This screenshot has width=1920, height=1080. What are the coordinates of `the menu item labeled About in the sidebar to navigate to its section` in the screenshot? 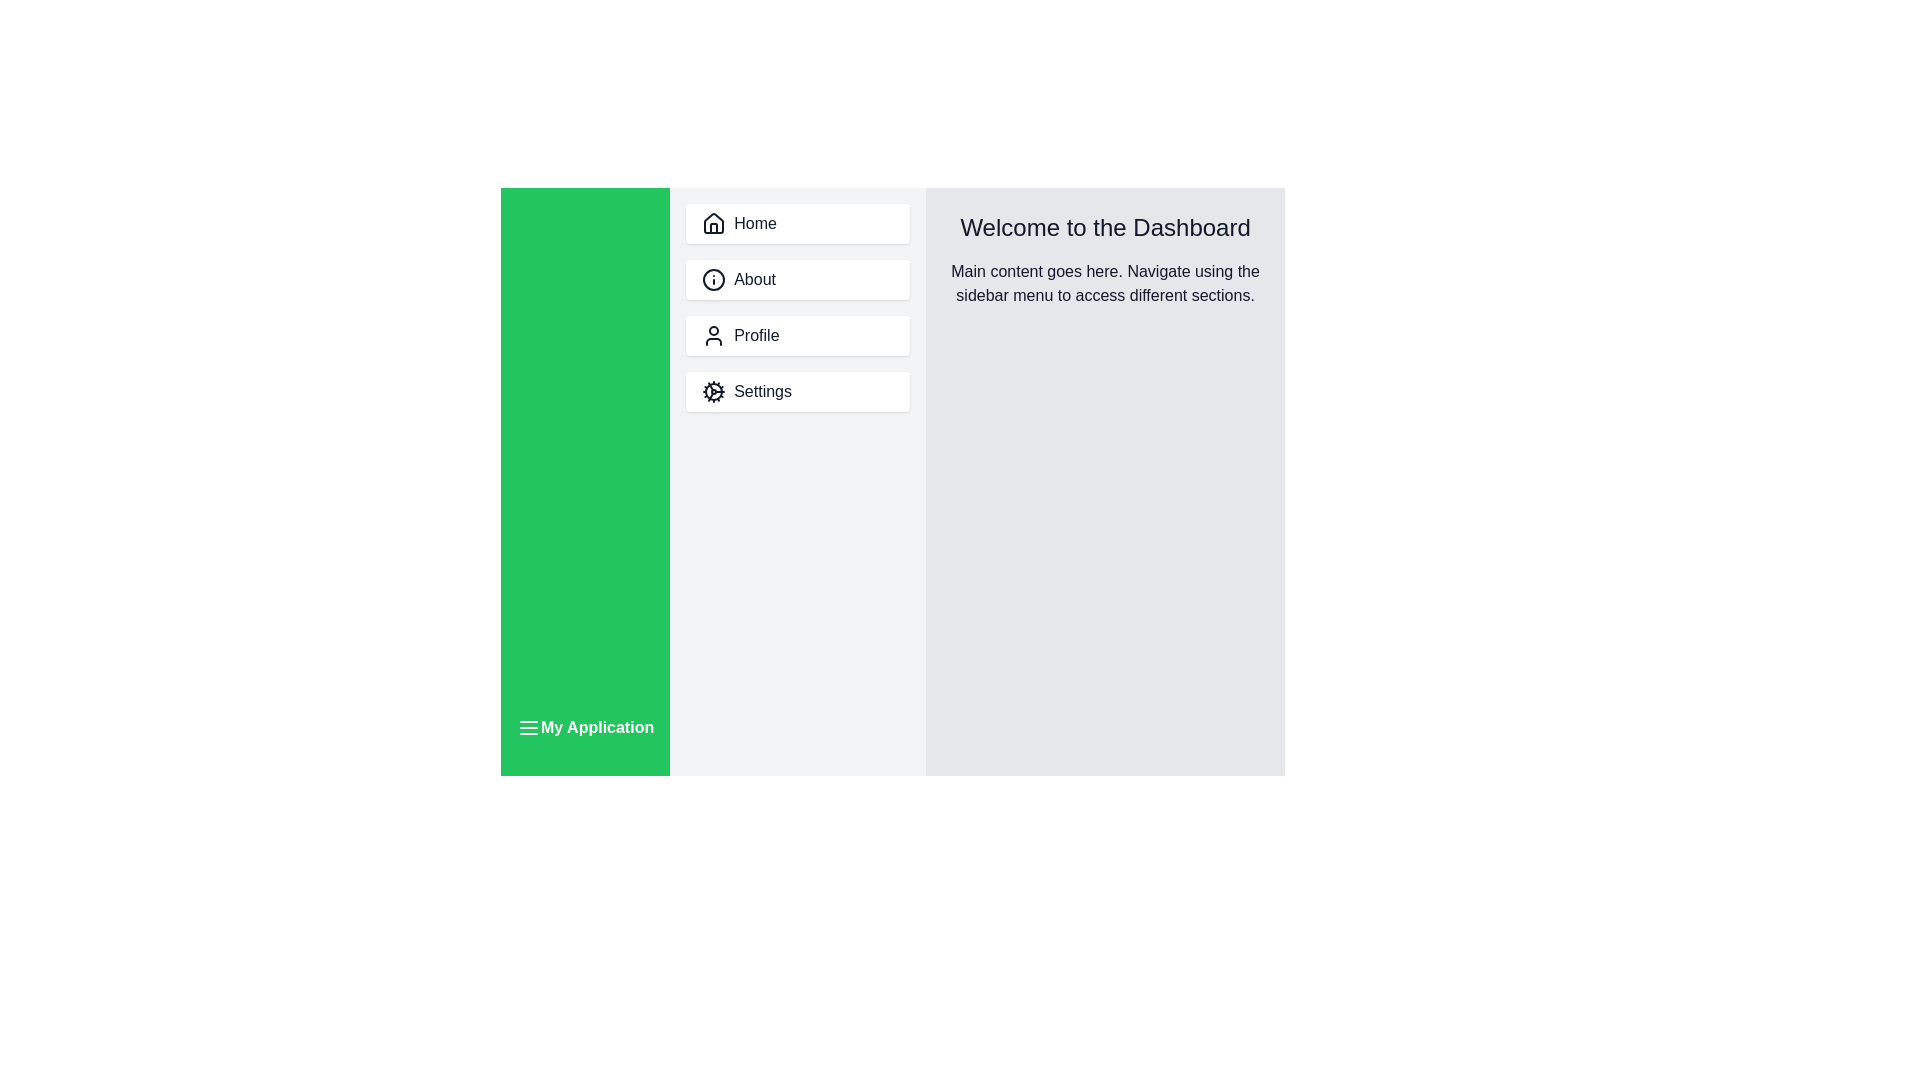 It's located at (796, 280).